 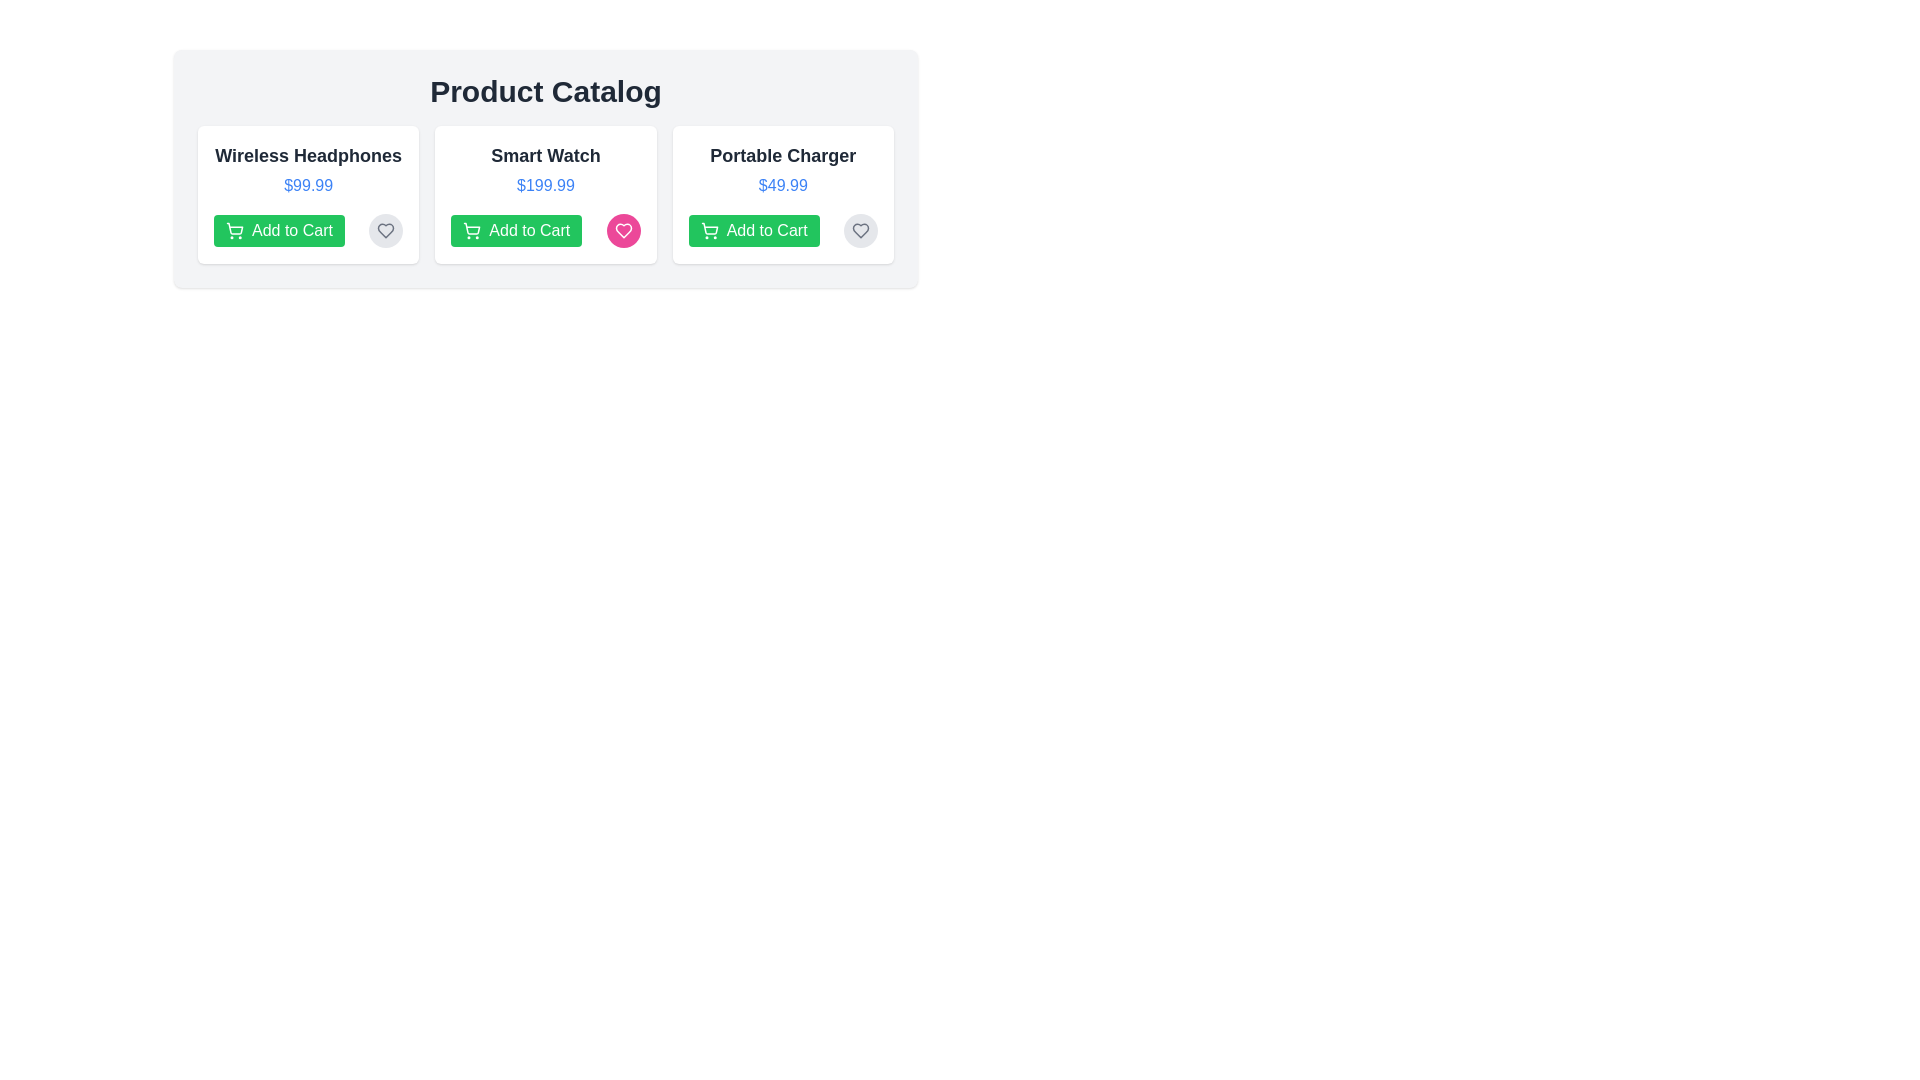 What do you see at coordinates (385, 230) in the screenshot?
I see `favorite button for the product Wireless Headphones` at bounding box center [385, 230].